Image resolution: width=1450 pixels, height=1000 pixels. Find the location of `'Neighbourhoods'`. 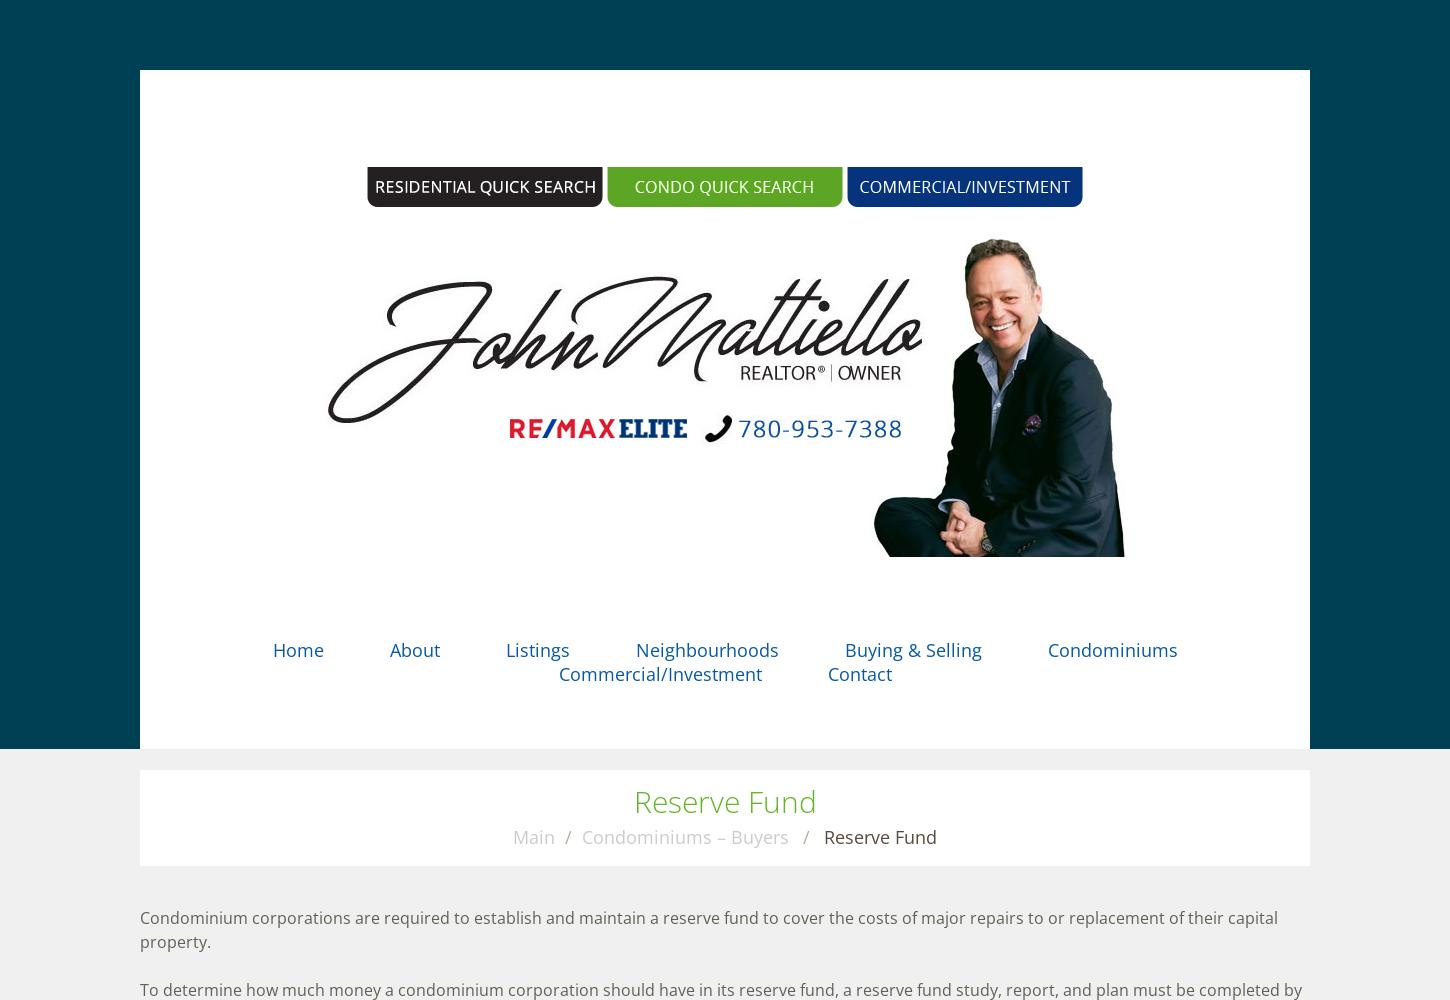

'Neighbourhoods' is located at coordinates (705, 650).